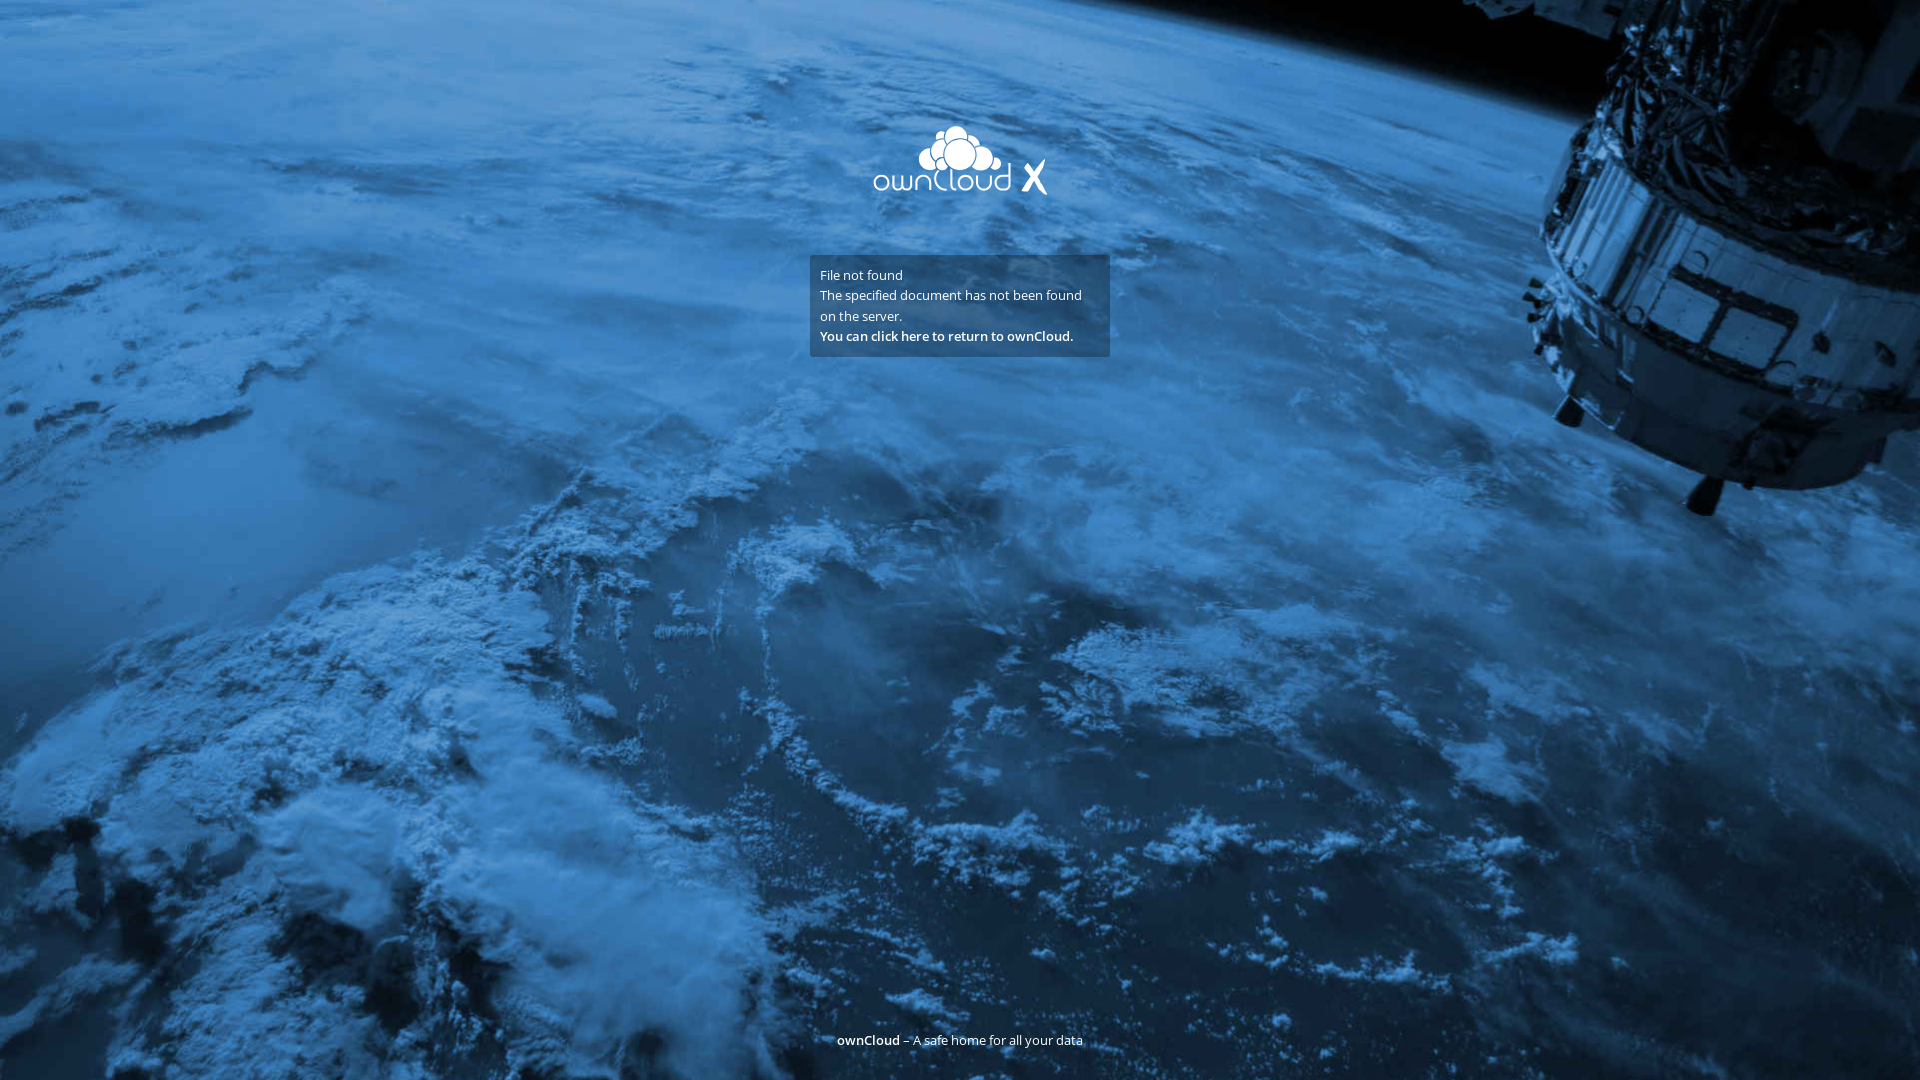 The image size is (1920, 1080). I want to click on 'ownCloud', so click(868, 1039).